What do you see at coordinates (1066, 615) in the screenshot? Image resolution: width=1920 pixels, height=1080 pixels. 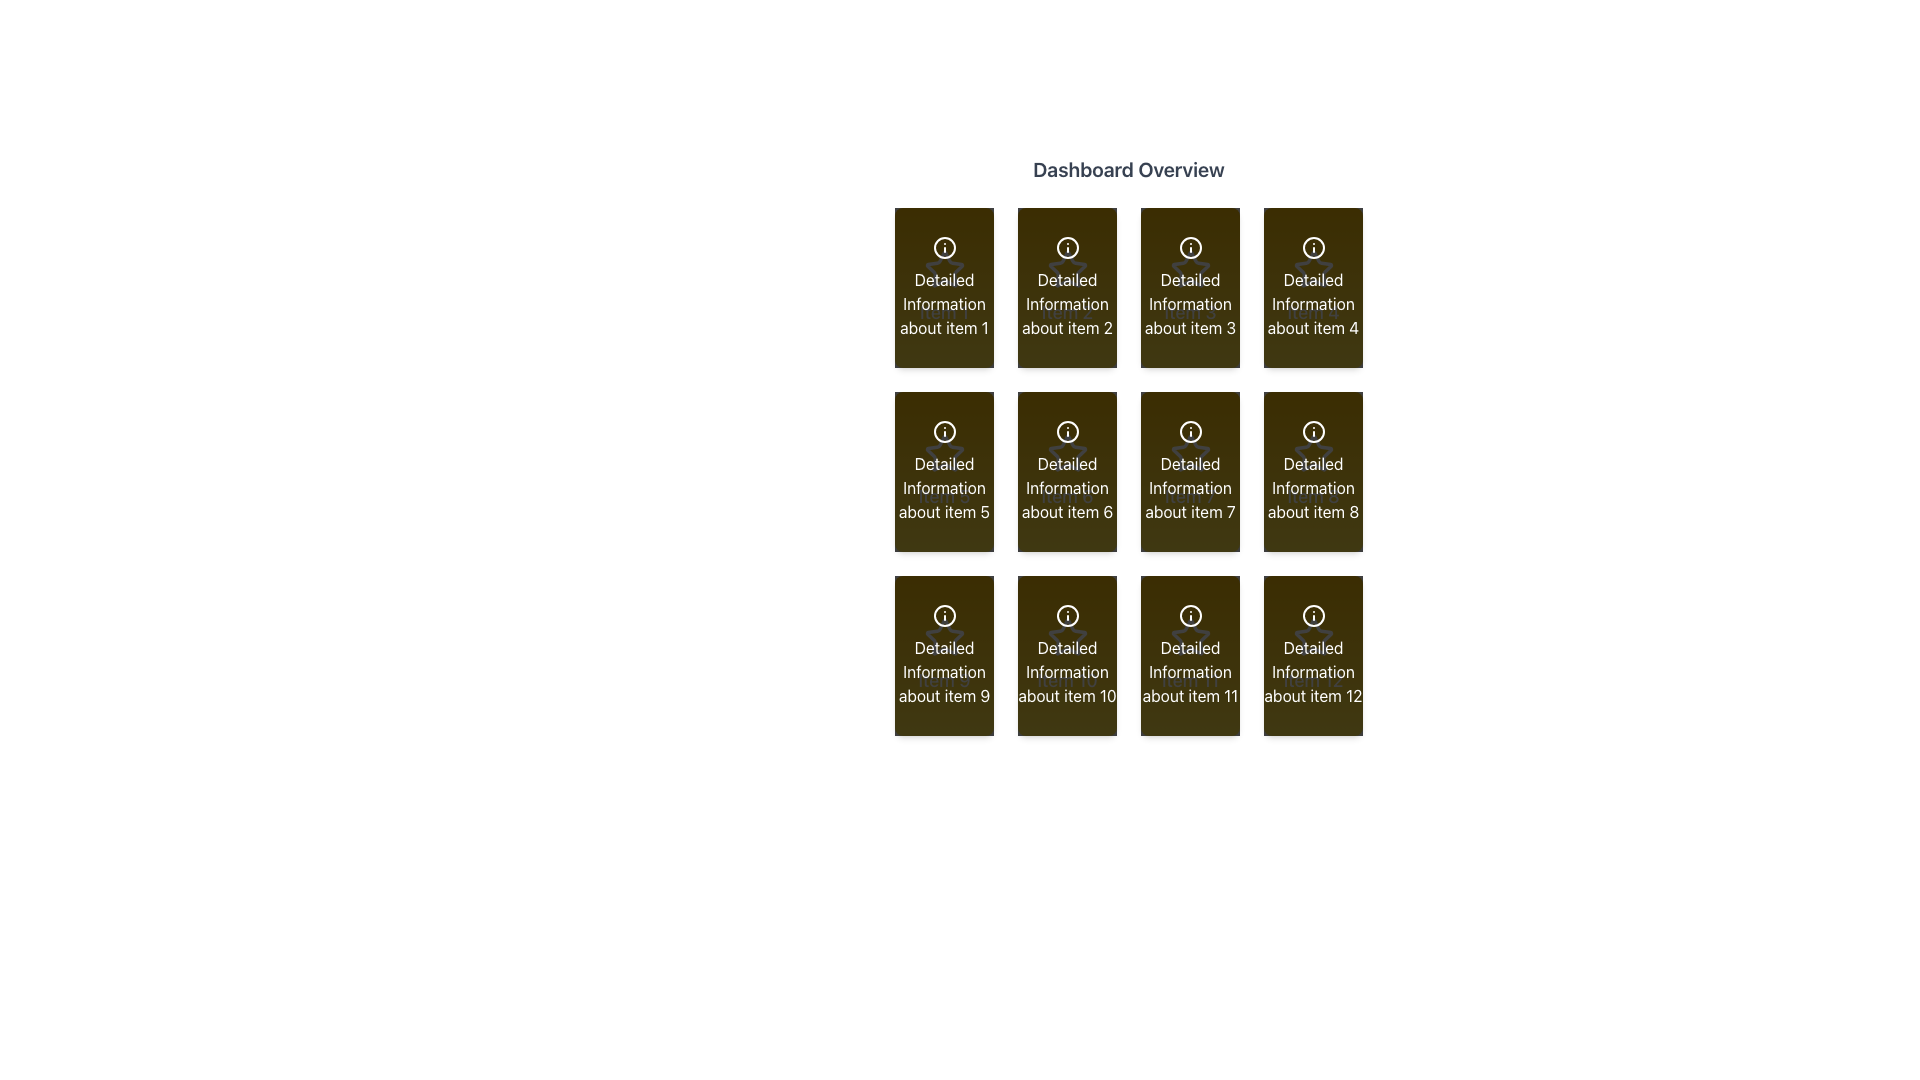 I see `the circular icon with a center dot, styled with a black background and white border, located in the center of the panel labeled 'Detailed Information about item 10'` at bounding box center [1066, 615].